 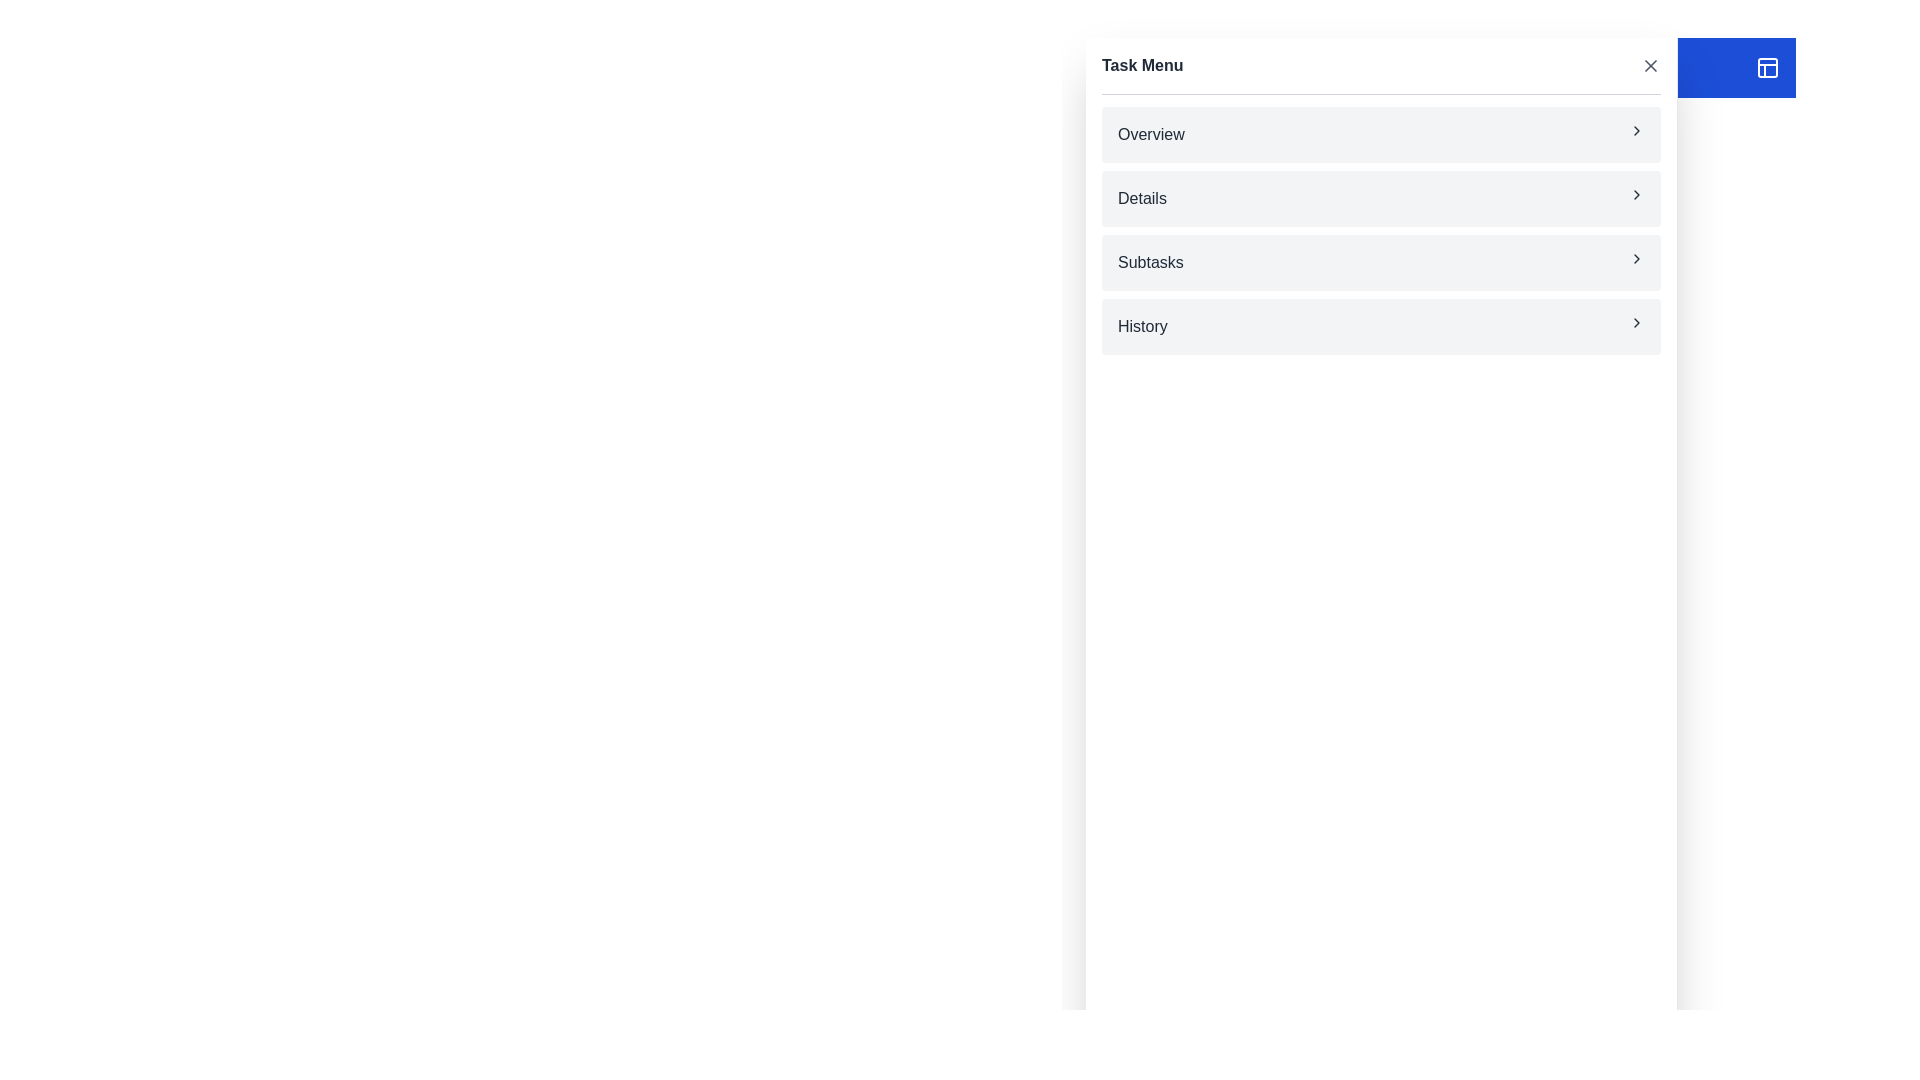 What do you see at coordinates (1636, 131) in the screenshot?
I see `the right-pointing chevron icon located next to the 'Overview' text label in the Task Menu` at bounding box center [1636, 131].